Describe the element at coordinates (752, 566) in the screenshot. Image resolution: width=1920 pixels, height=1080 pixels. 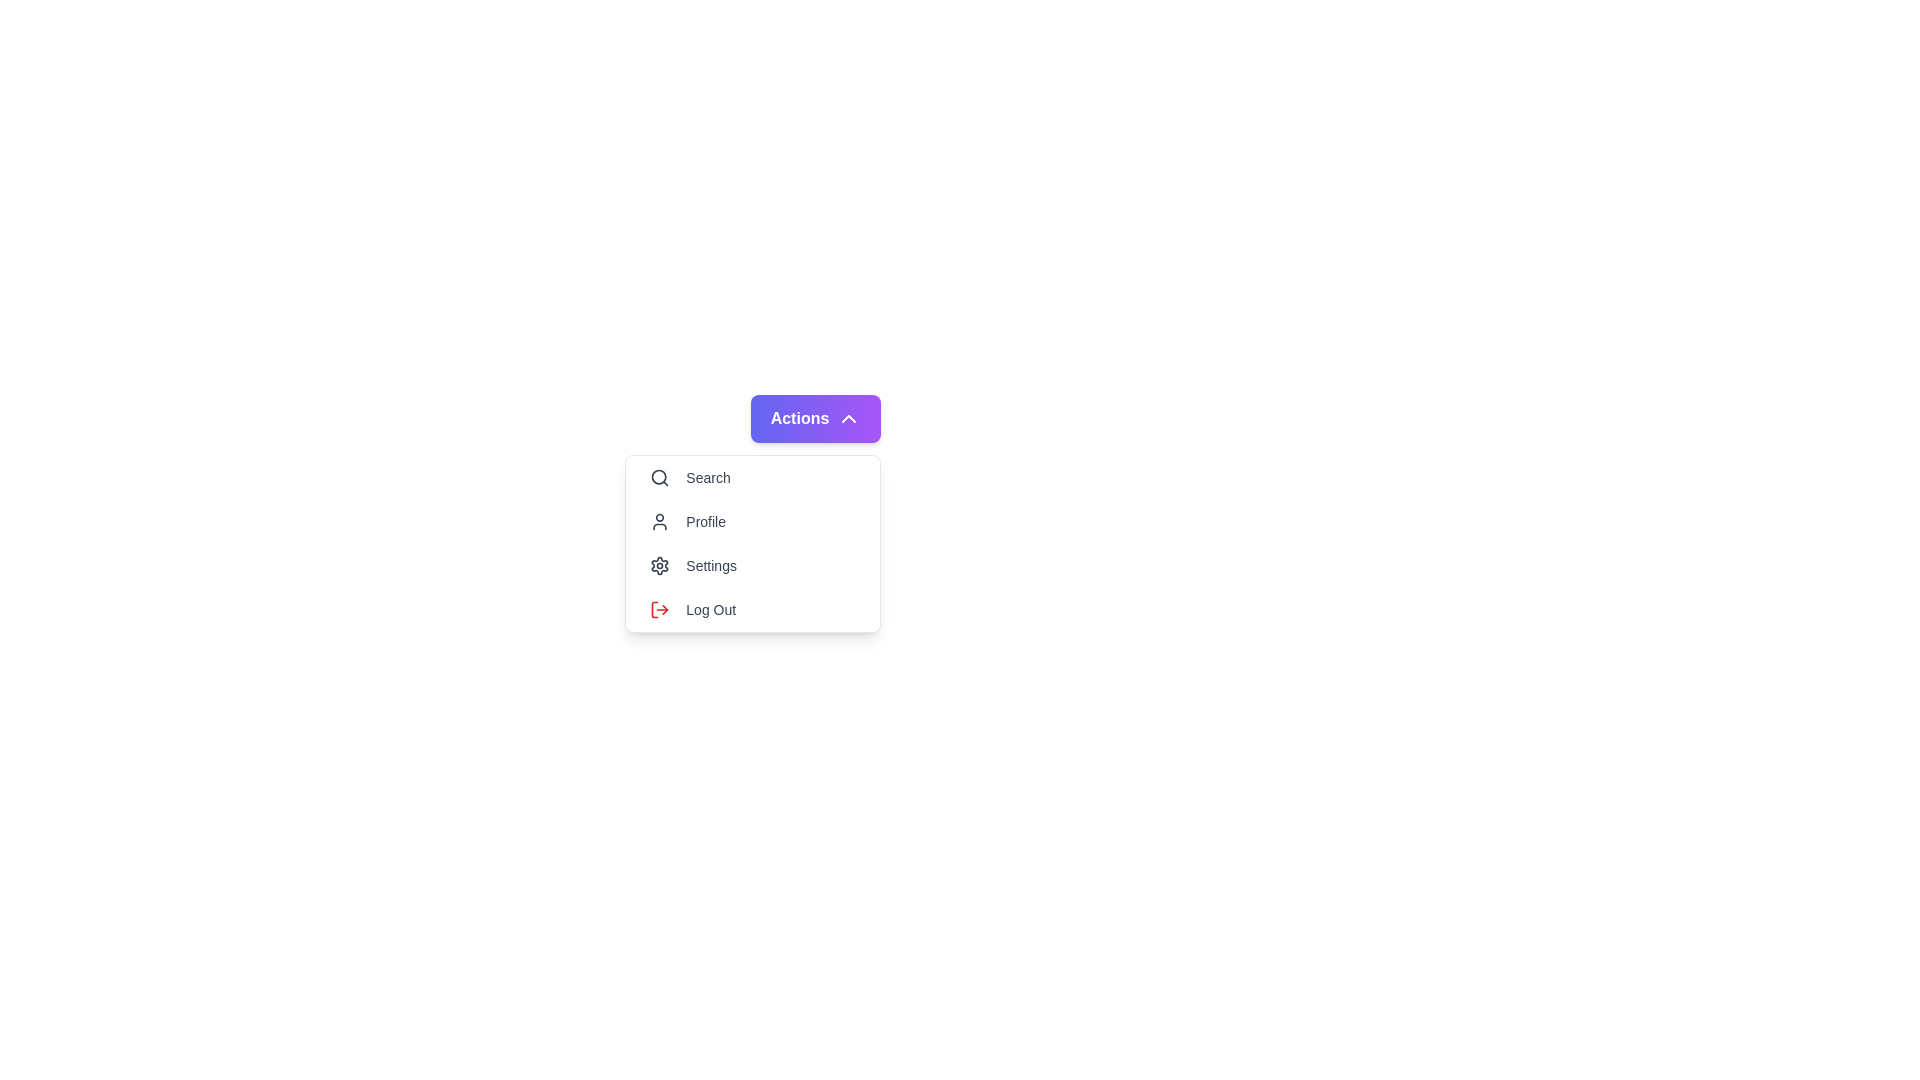
I see `the third item in the dropdown menu, which is located between the 'Profile' and 'Log Out' items` at that location.